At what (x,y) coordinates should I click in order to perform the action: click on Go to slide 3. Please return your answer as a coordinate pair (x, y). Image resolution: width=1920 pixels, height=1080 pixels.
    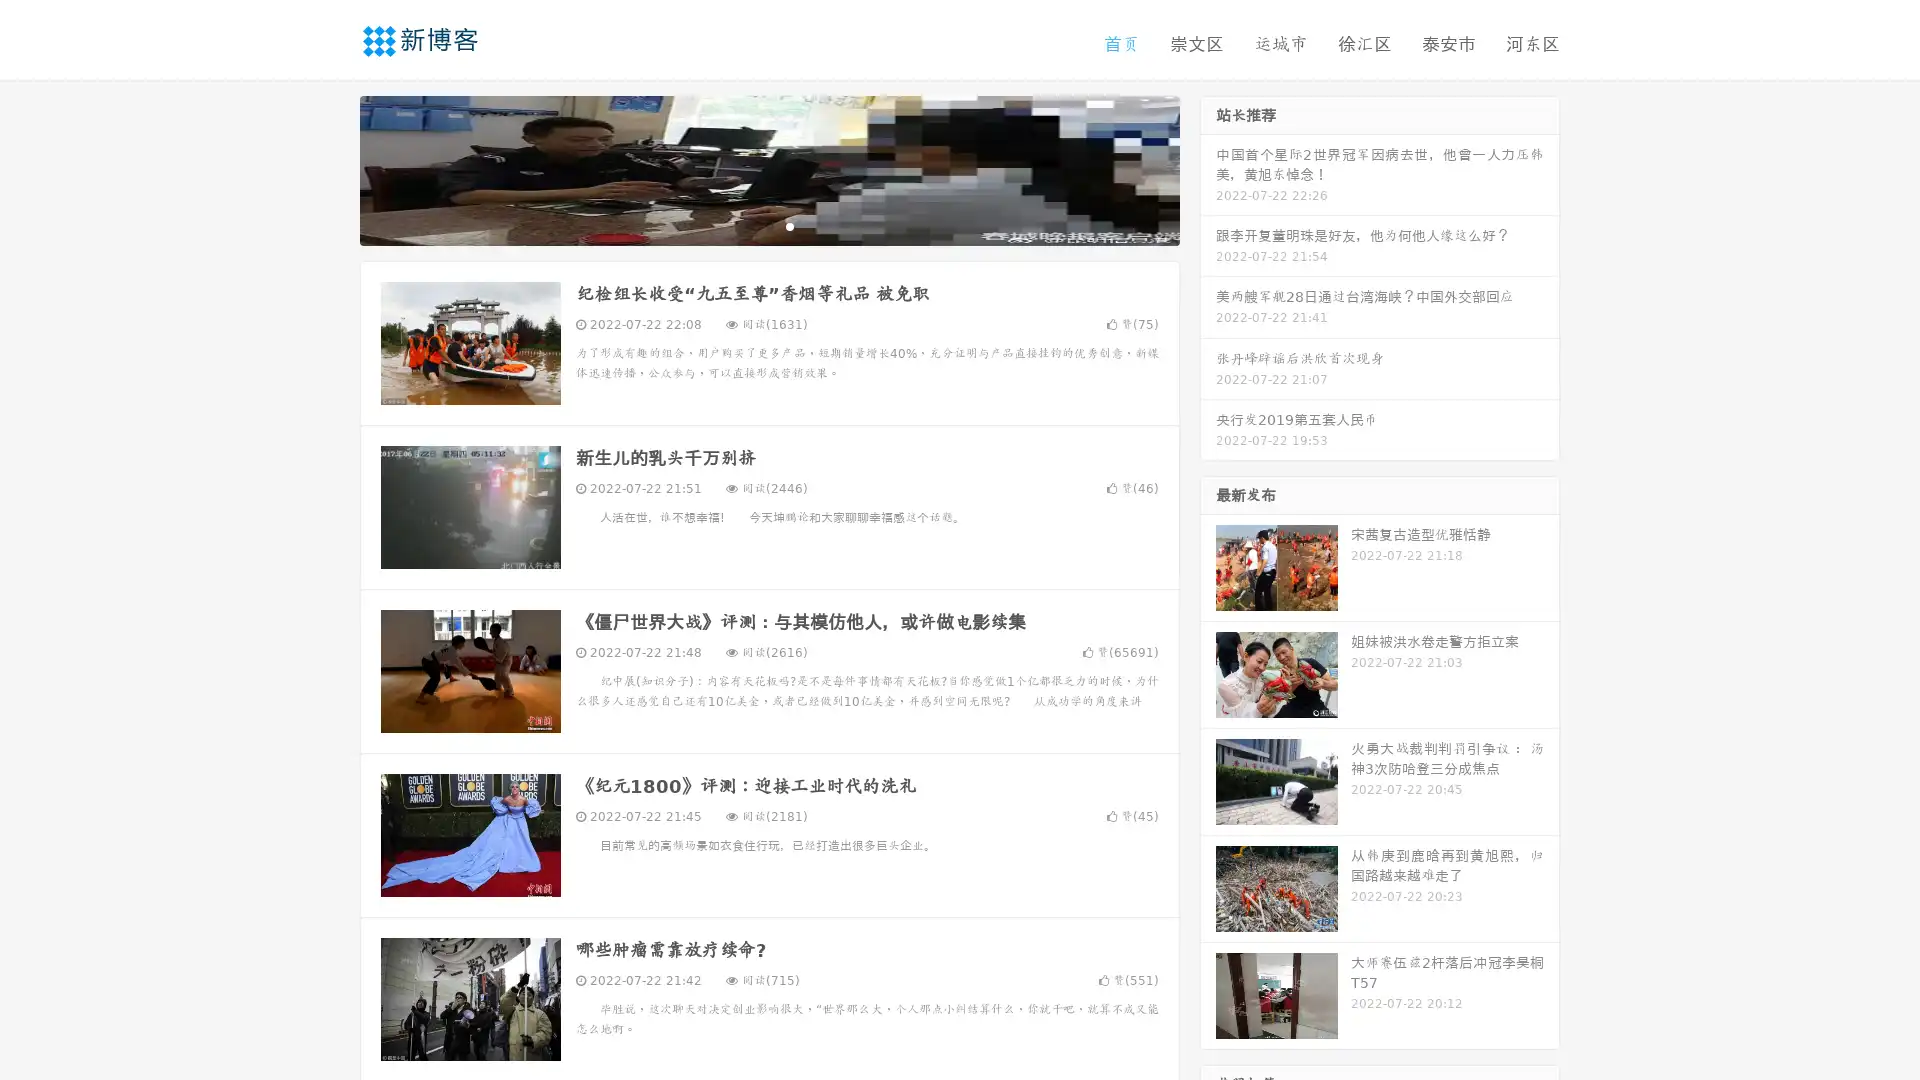
    Looking at the image, I should click on (789, 225).